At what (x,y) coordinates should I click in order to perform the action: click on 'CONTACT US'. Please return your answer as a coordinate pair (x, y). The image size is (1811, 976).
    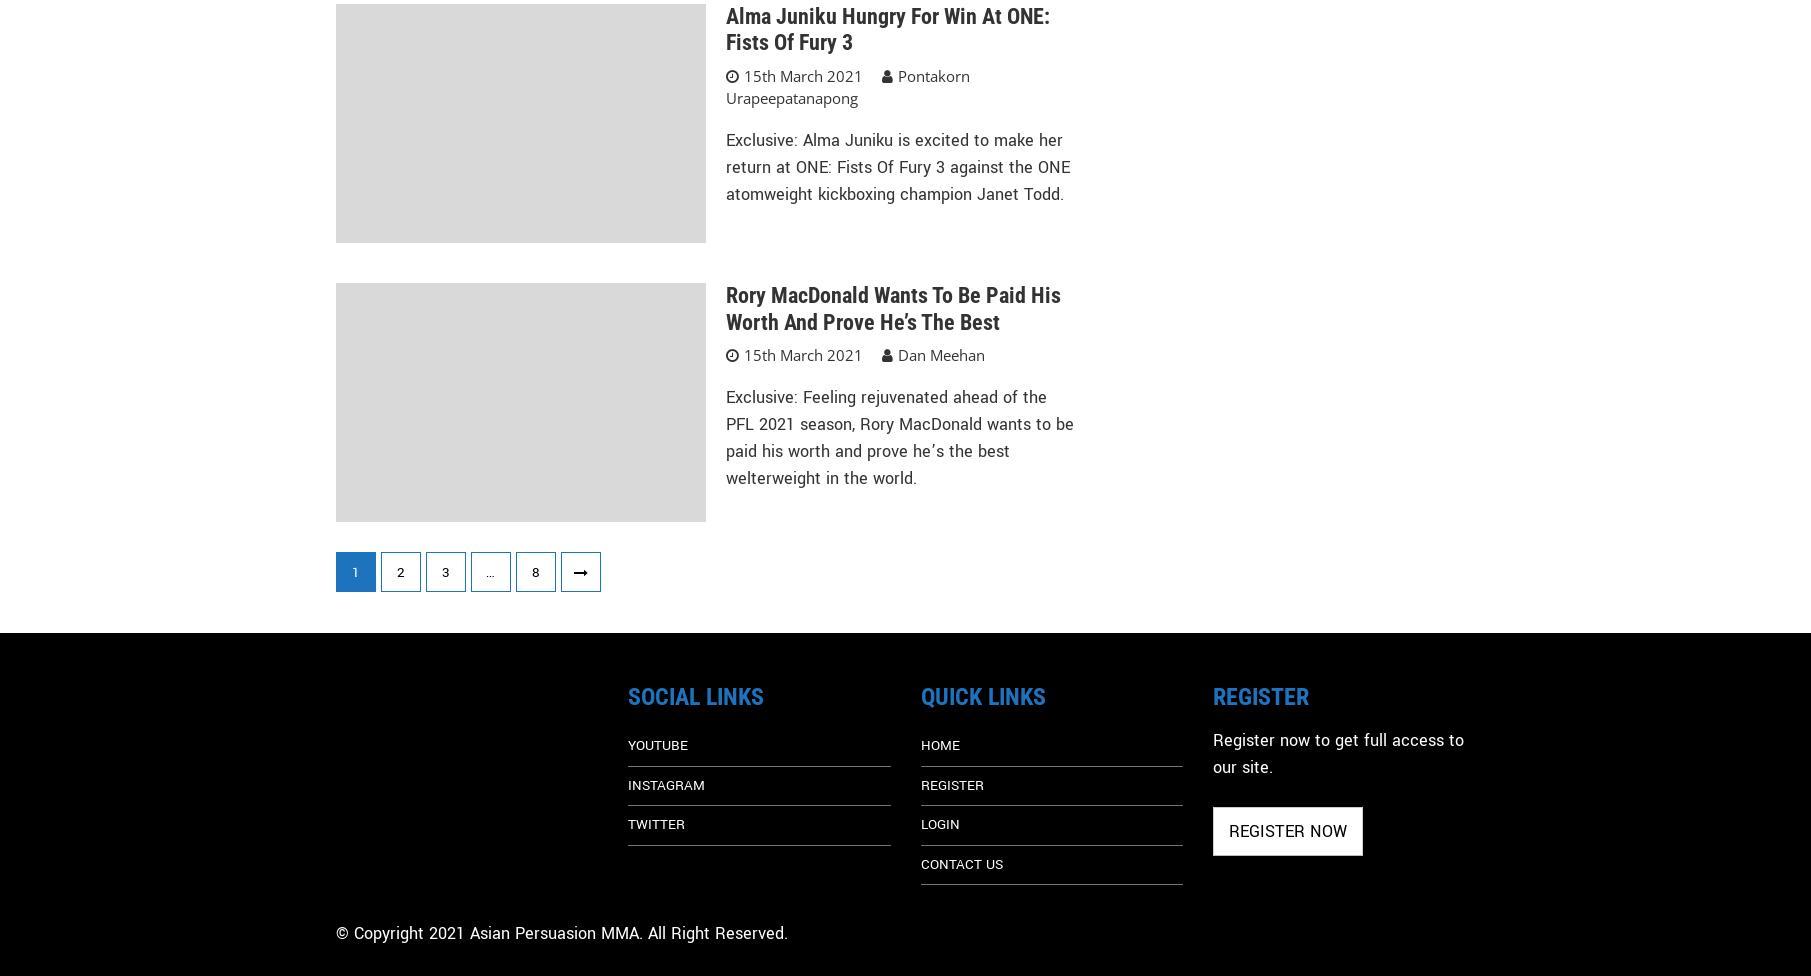
    Looking at the image, I should click on (918, 862).